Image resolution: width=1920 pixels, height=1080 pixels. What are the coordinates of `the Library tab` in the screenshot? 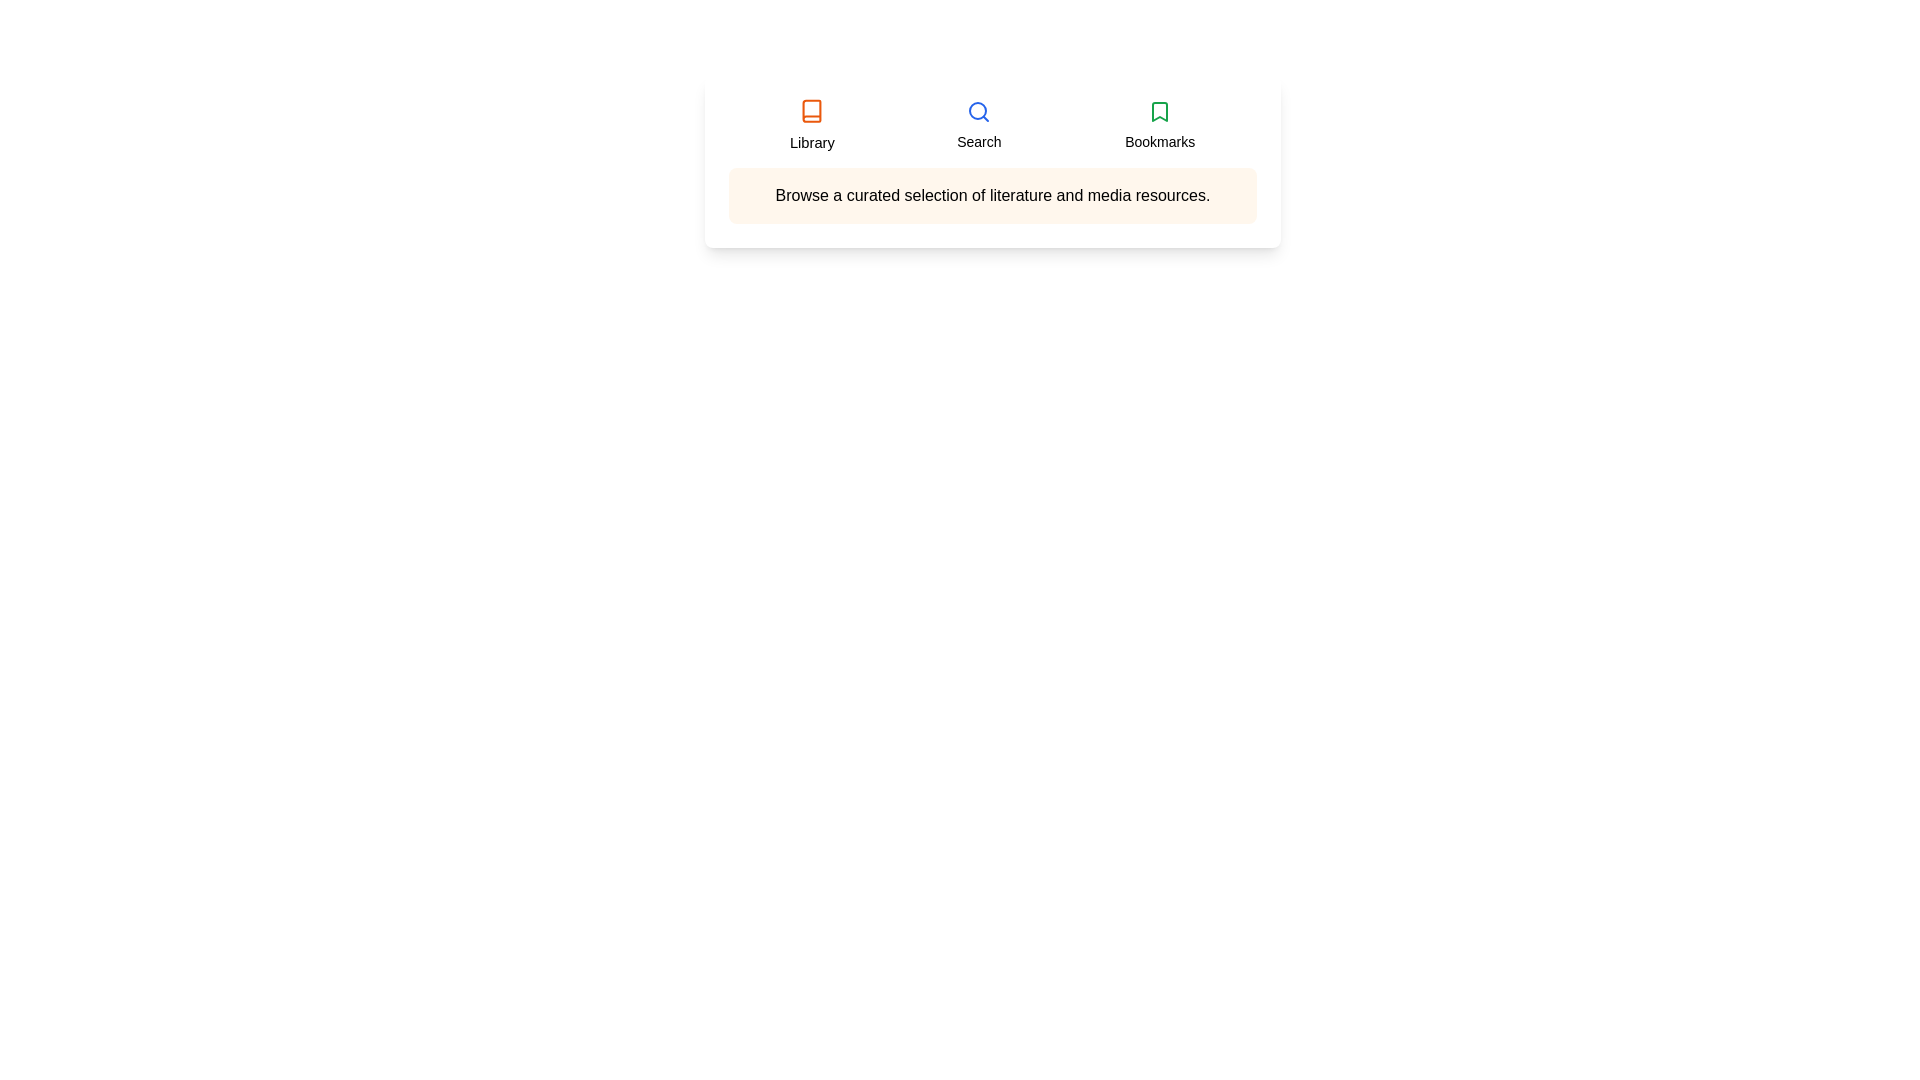 It's located at (811, 126).